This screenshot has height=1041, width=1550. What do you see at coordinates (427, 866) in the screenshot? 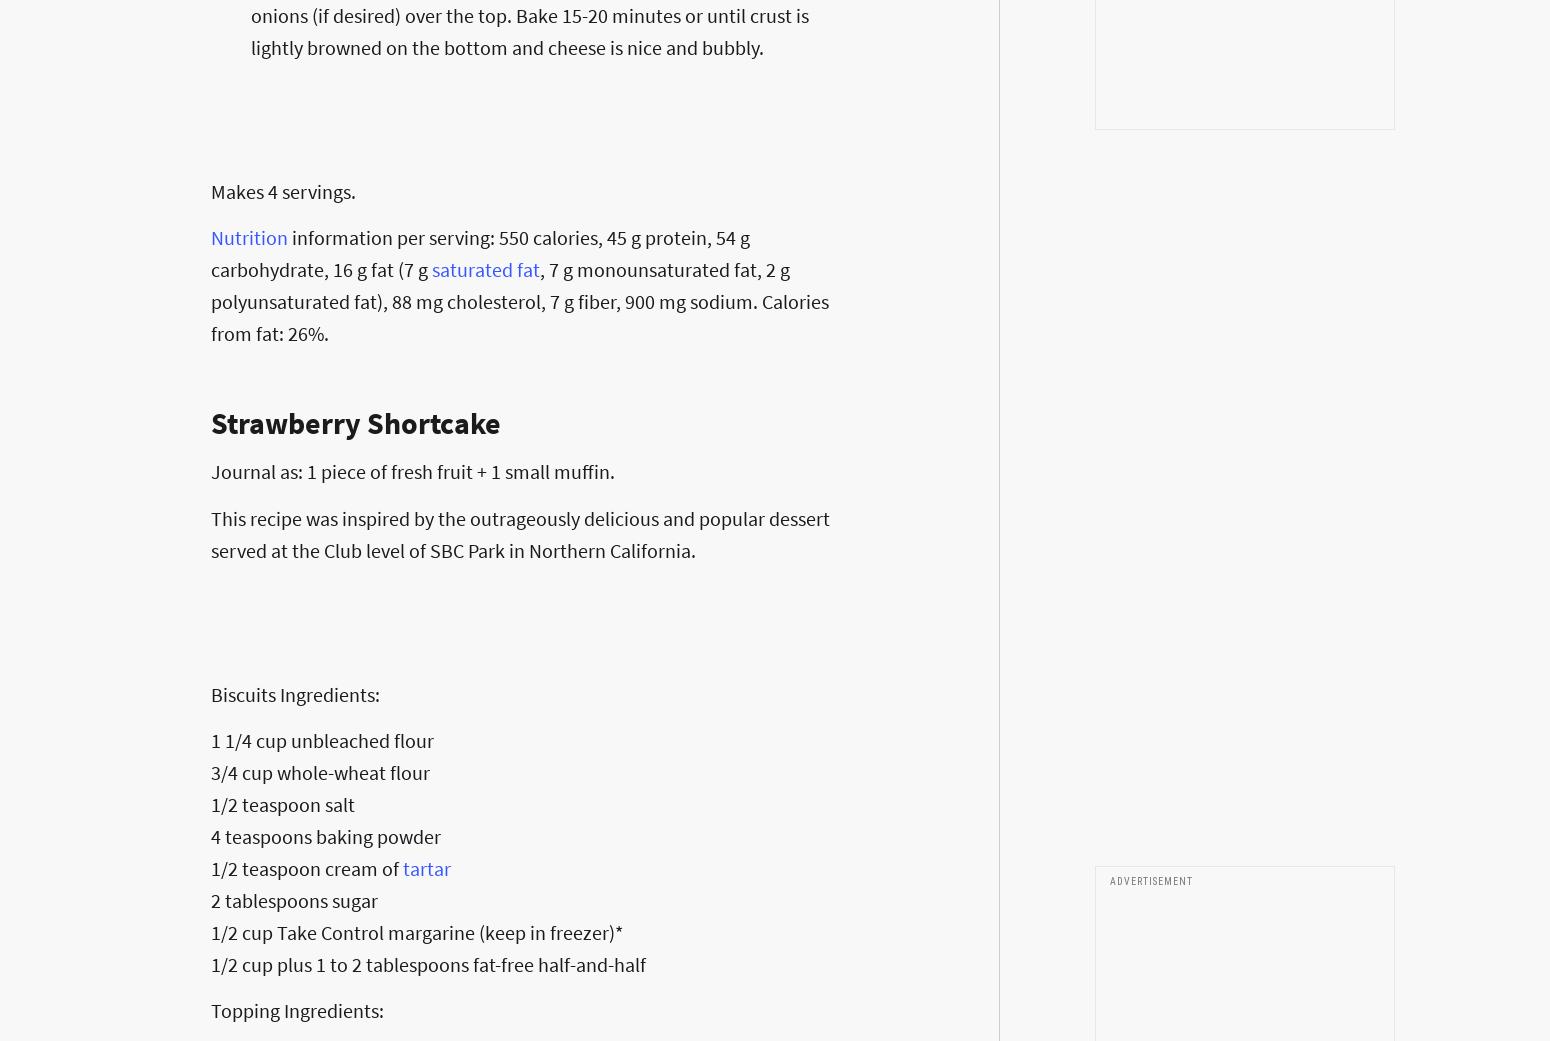
I see `'tartar'` at bounding box center [427, 866].